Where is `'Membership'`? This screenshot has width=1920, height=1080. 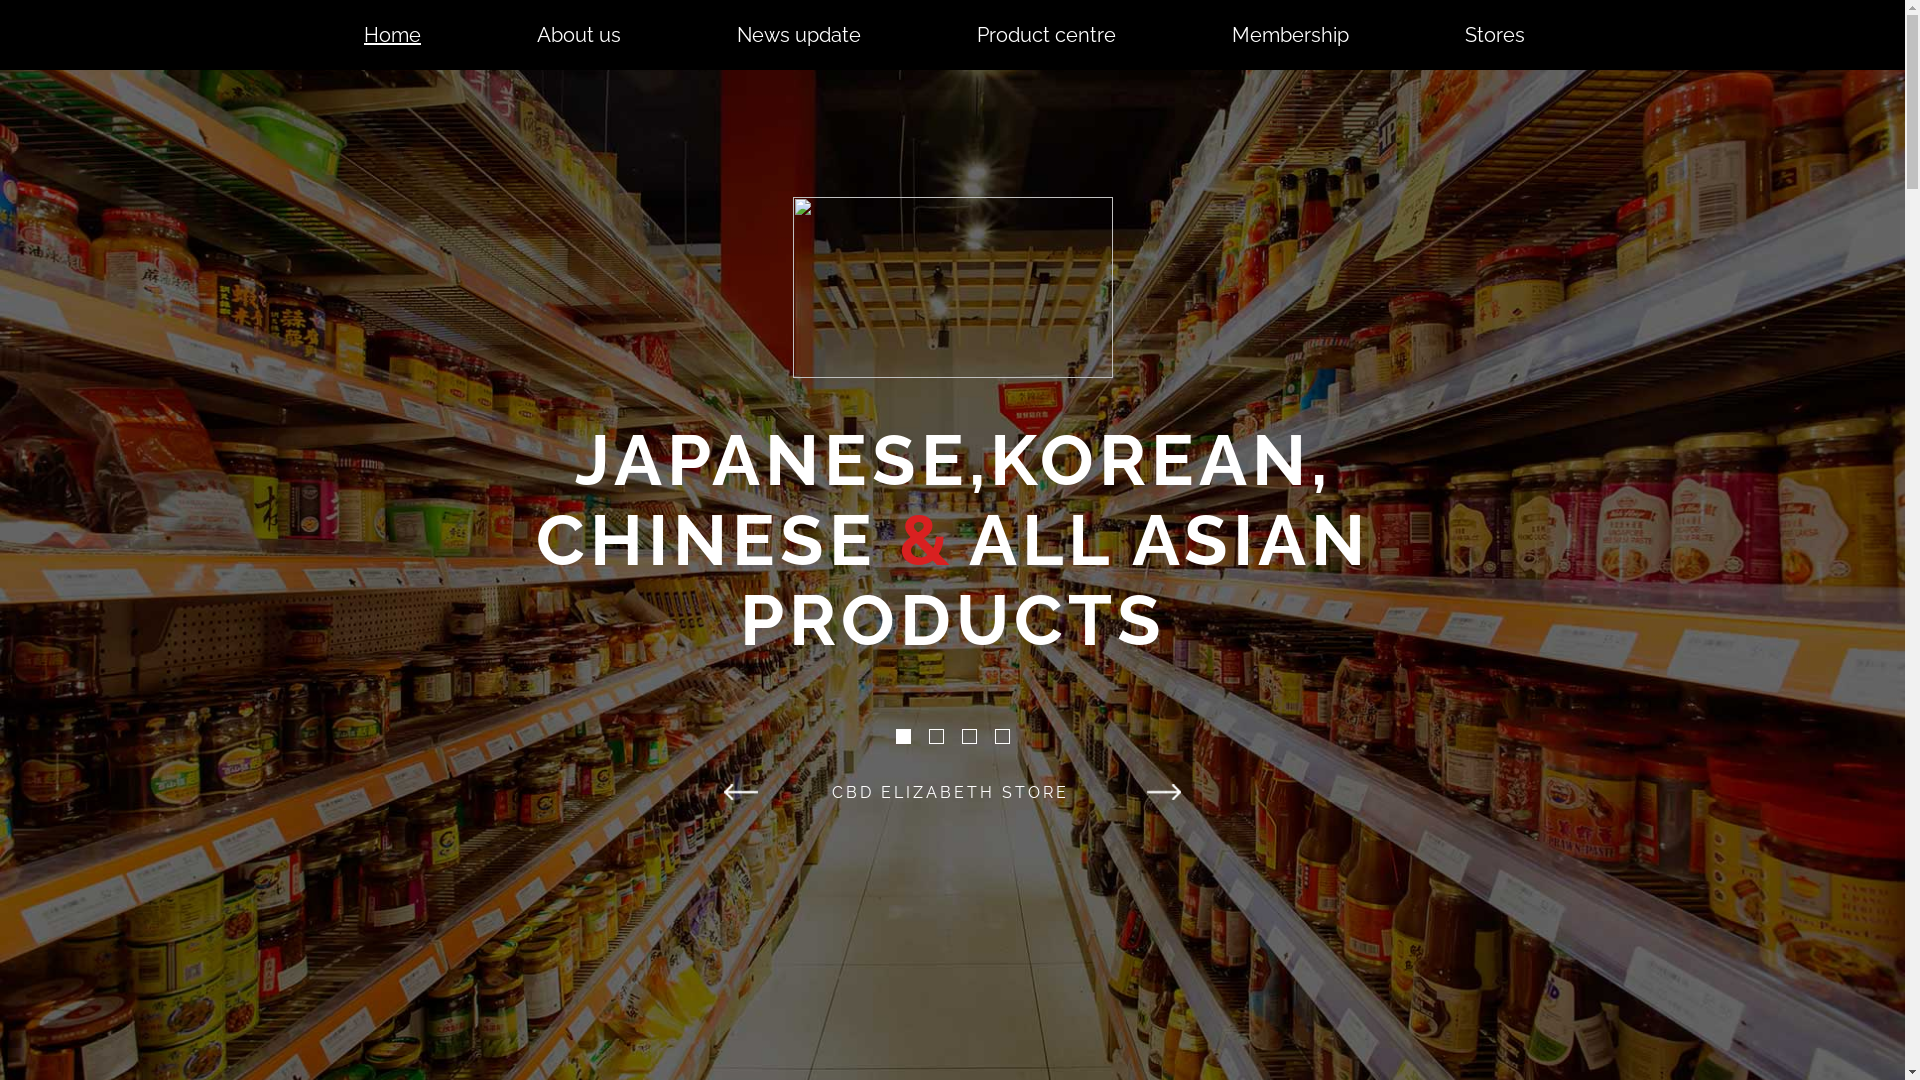
'Membership' is located at coordinates (1290, 34).